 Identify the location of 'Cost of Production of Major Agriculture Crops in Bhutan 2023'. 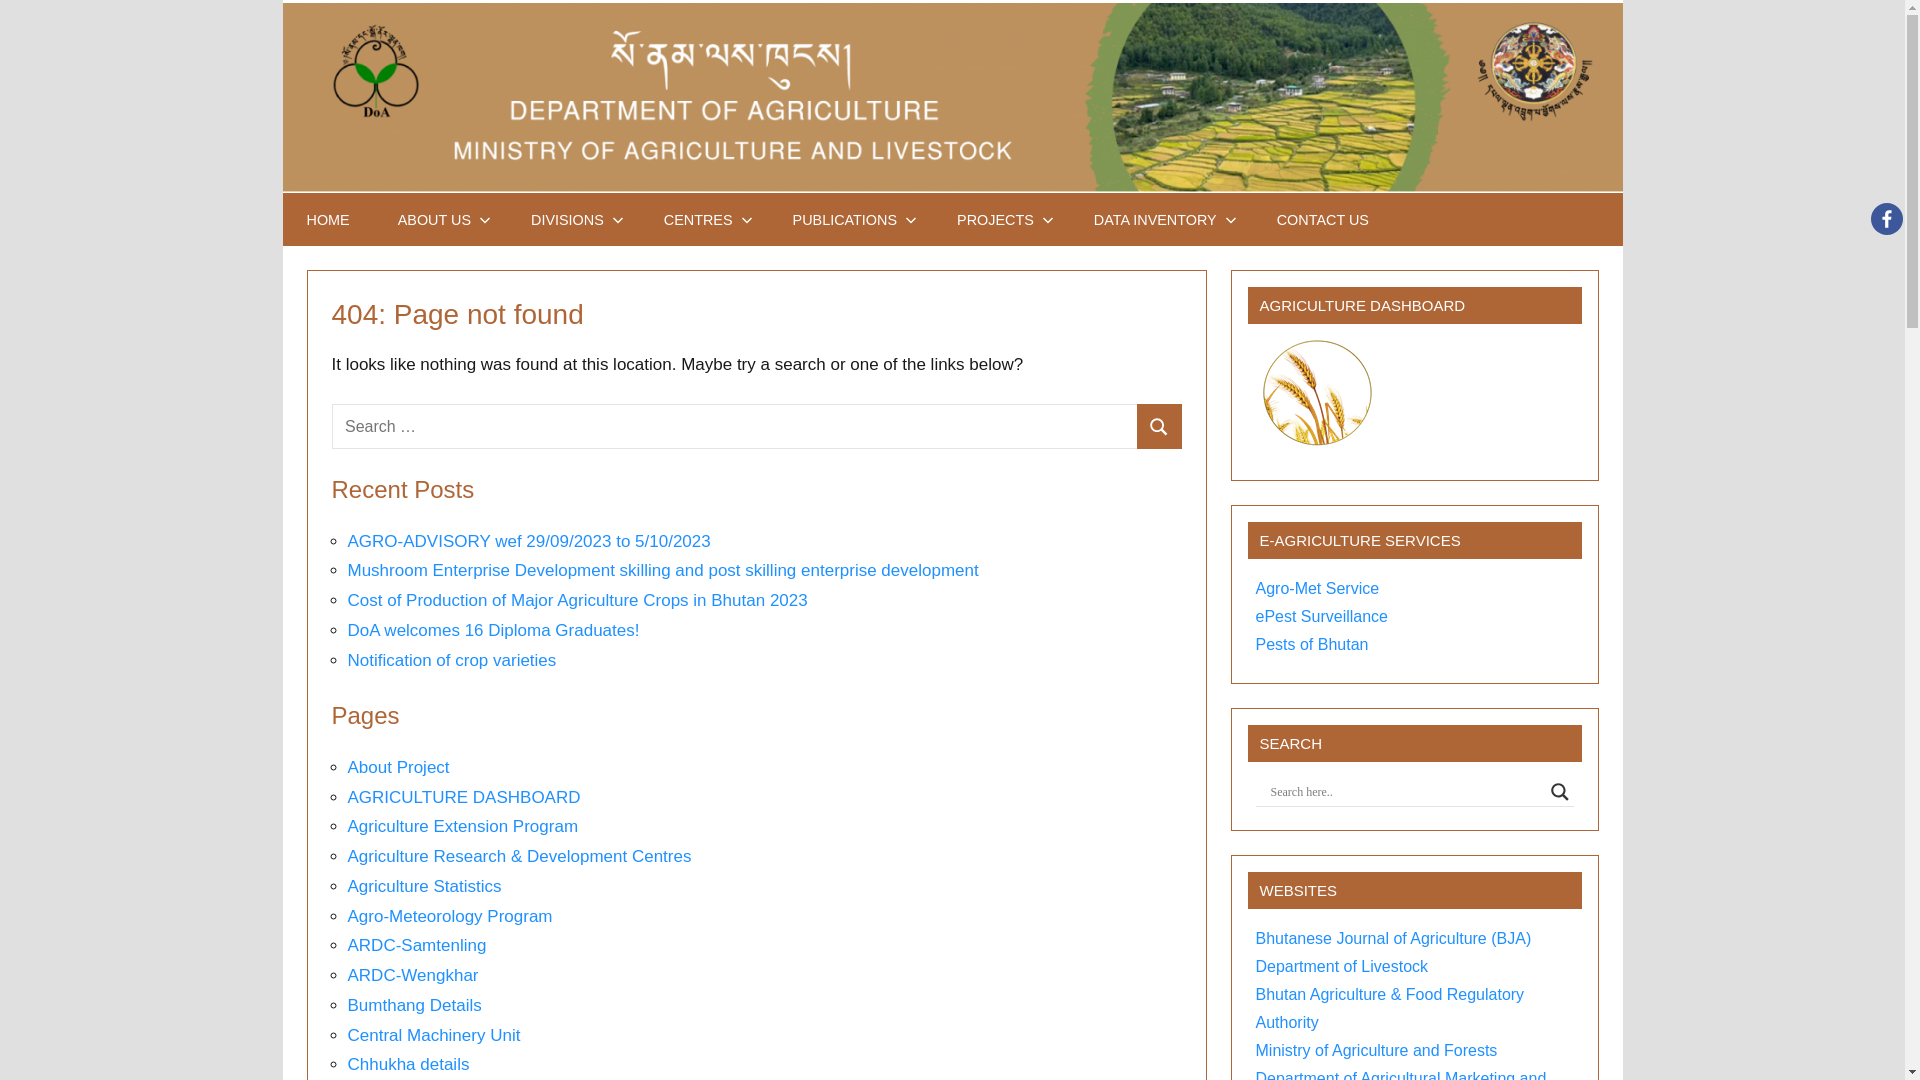
(576, 599).